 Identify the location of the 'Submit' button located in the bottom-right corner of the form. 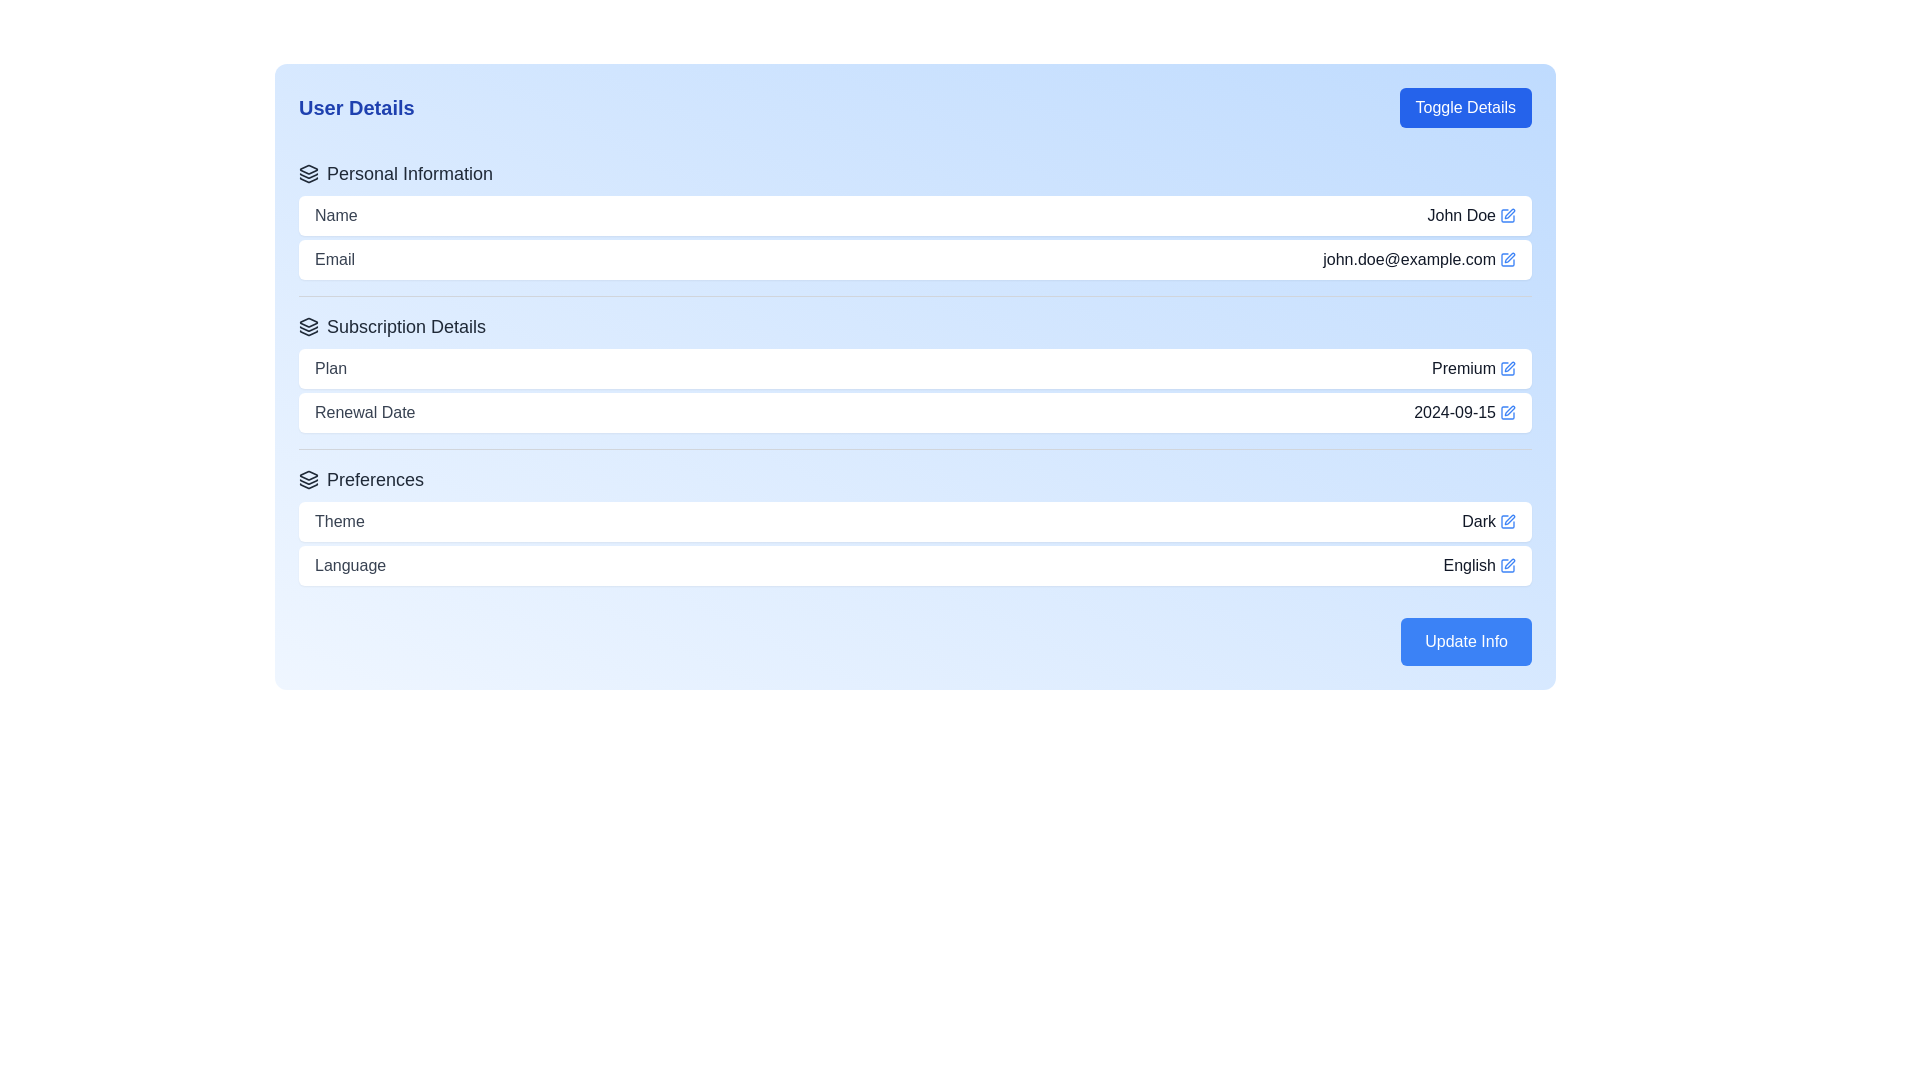
(1466, 641).